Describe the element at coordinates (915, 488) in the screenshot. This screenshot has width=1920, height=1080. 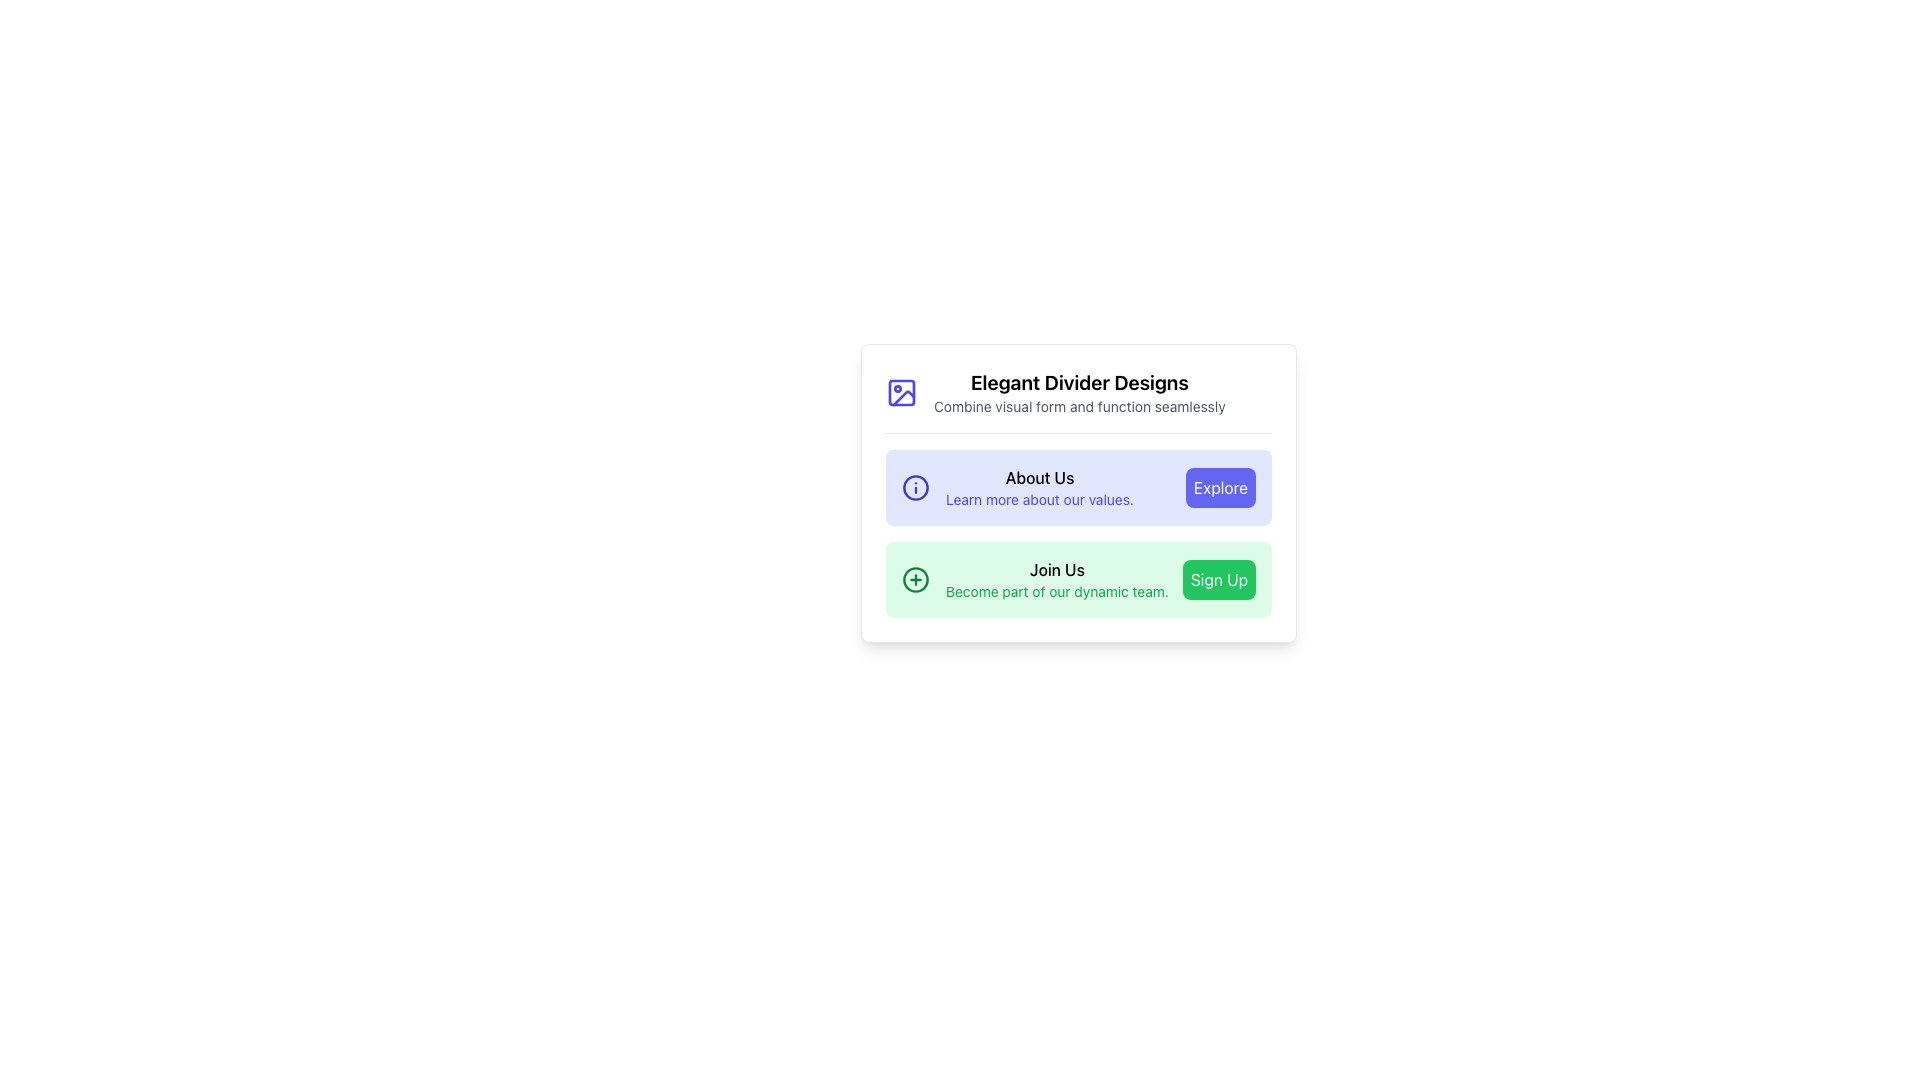
I see `the 'About Us' icon located to the left of the text block with the title 'About Us' and subtitle 'Learn more about our values.'` at that location.